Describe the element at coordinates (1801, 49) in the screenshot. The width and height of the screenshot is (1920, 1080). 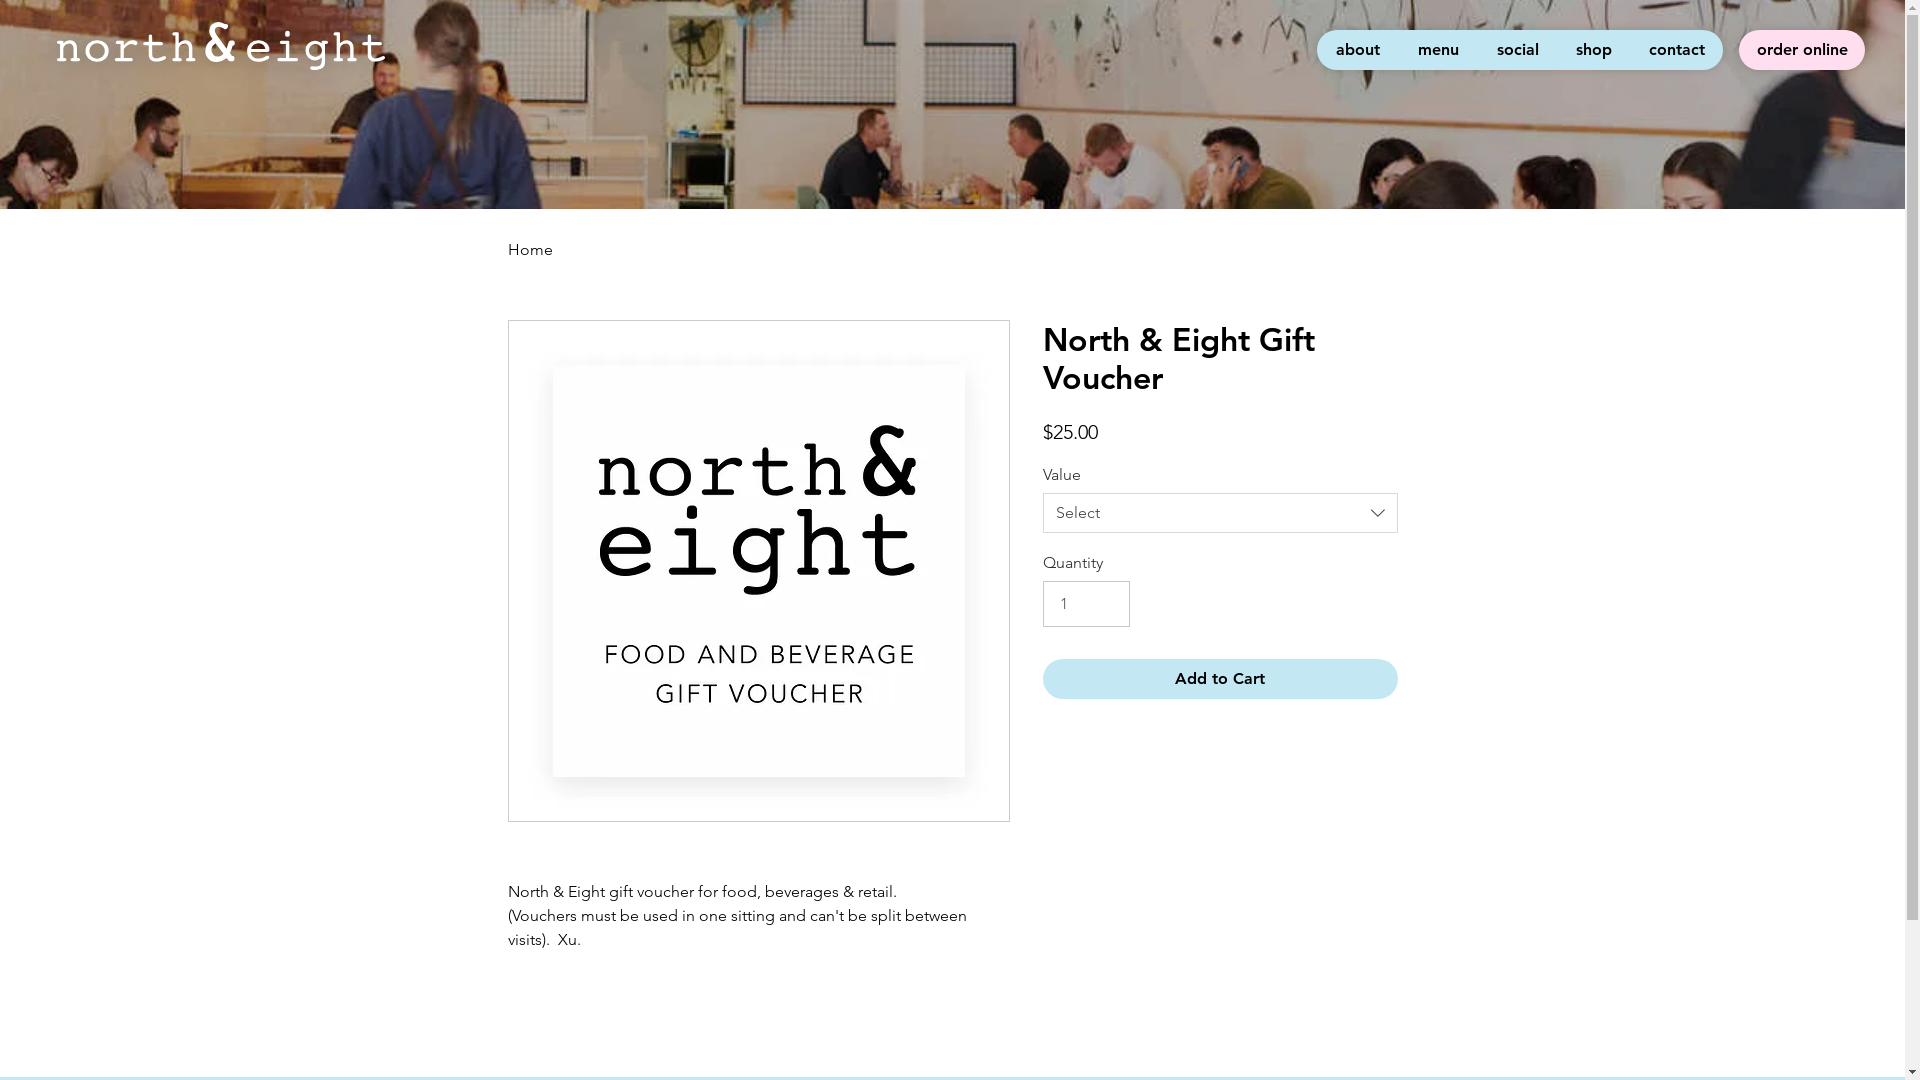
I see `'order online'` at that location.